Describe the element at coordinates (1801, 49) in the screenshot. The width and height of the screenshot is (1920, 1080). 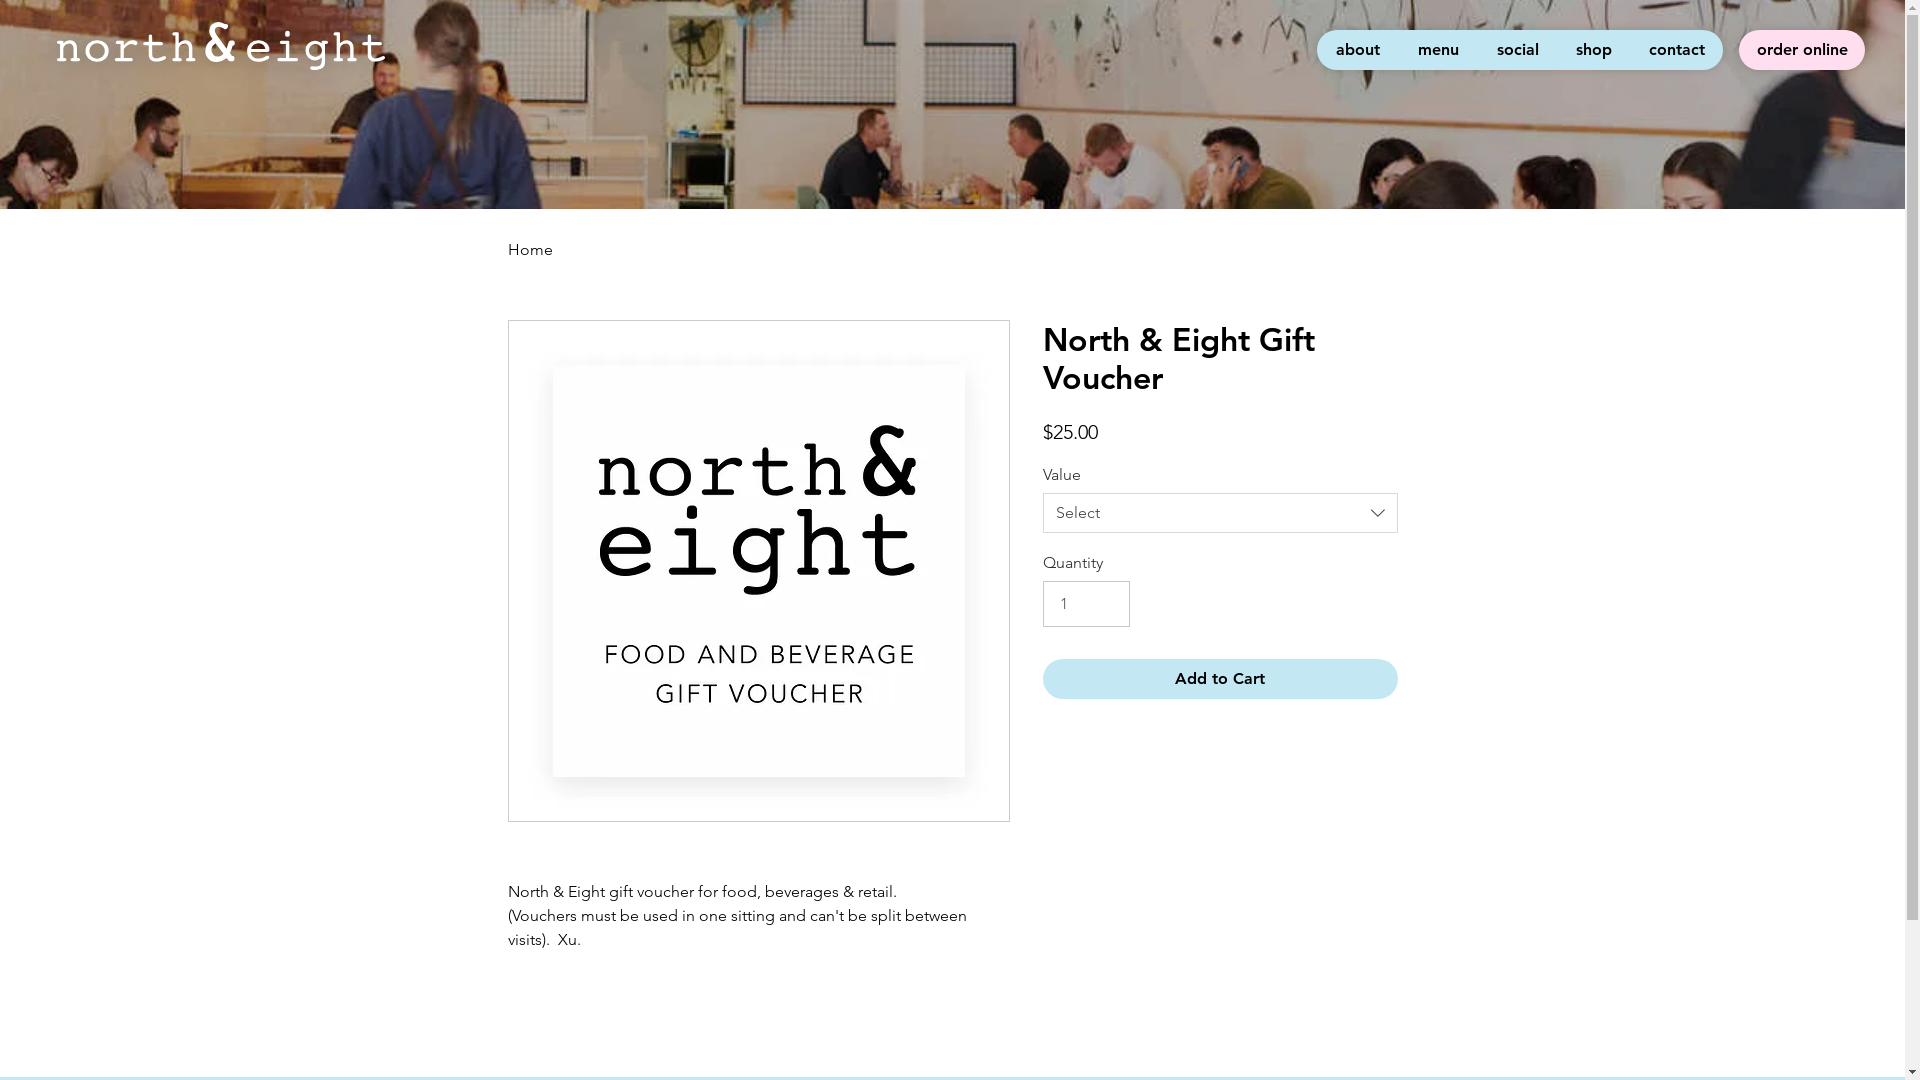
I see `'order online'` at that location.